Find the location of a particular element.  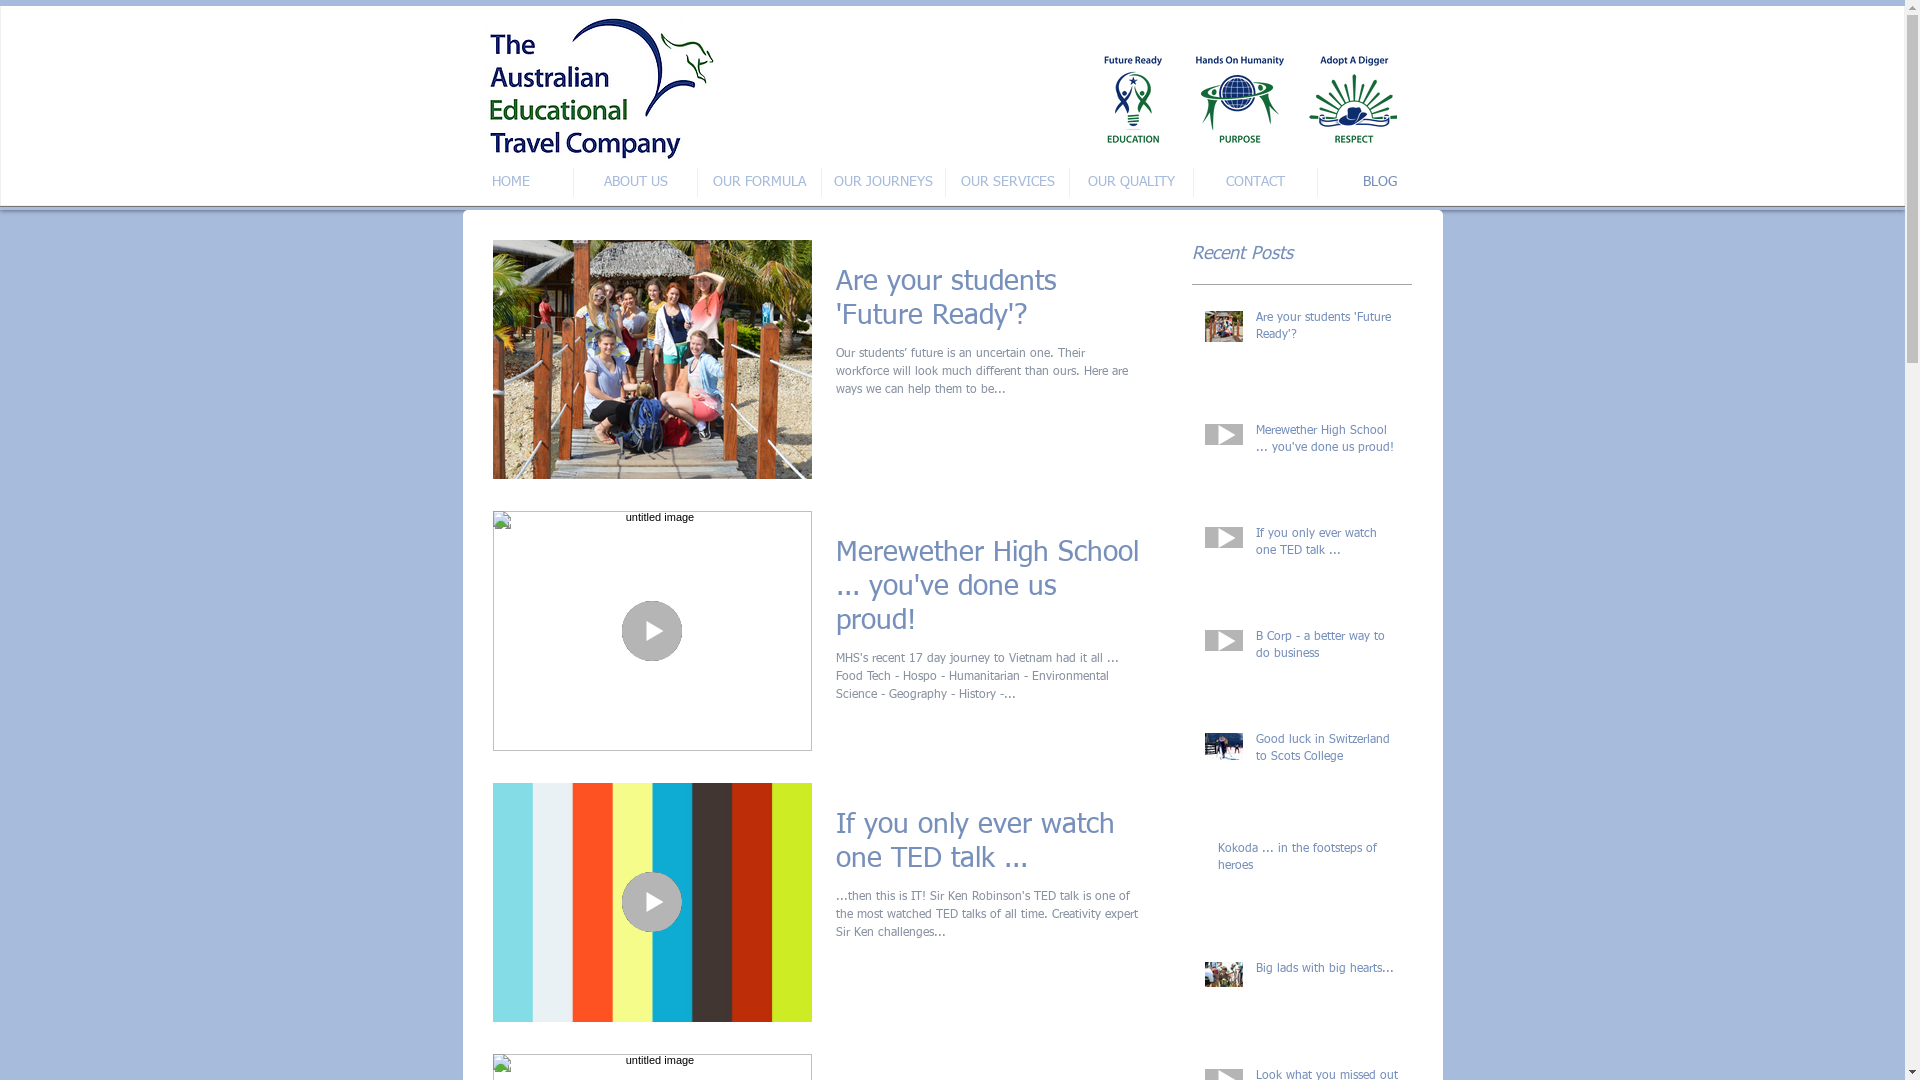

'If you only ever watch one TED talk ...' is located at coordinates (1328, 547).